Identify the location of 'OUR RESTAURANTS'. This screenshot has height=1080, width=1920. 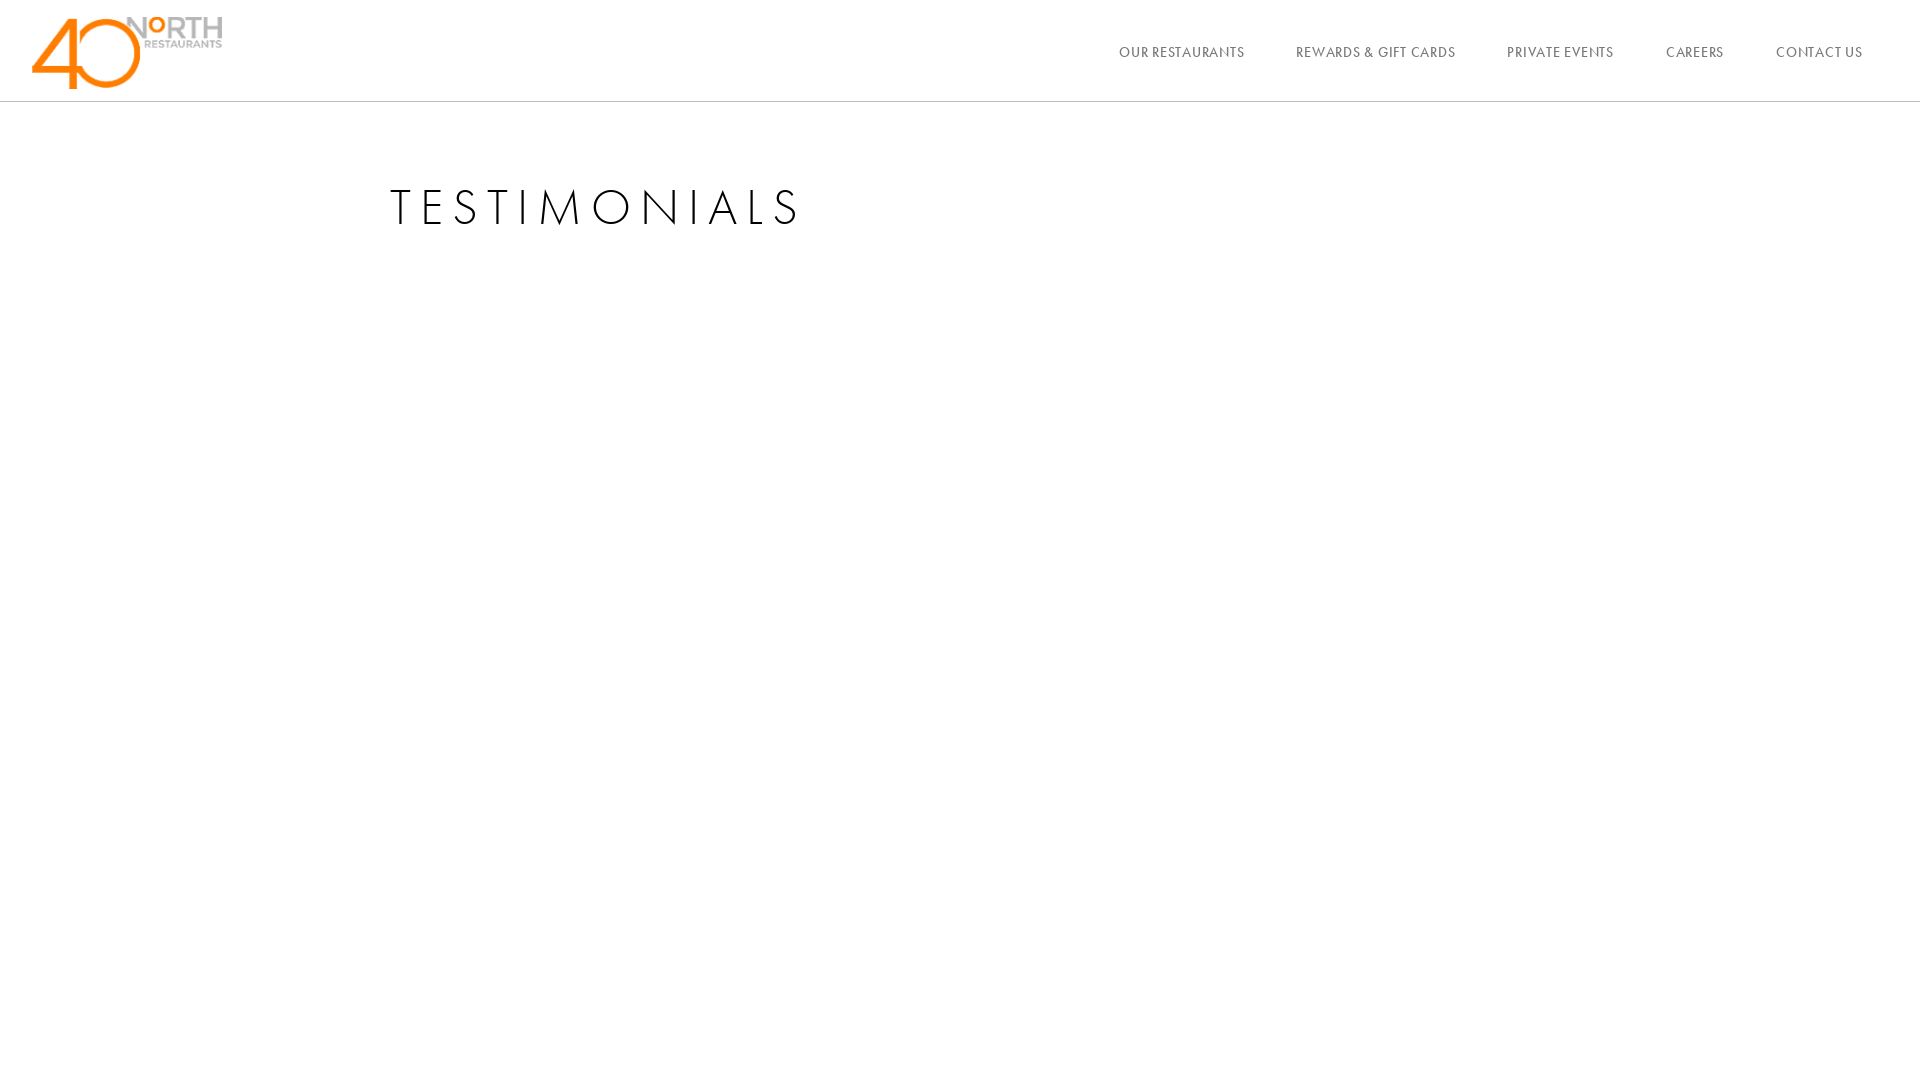
(1181, 50).